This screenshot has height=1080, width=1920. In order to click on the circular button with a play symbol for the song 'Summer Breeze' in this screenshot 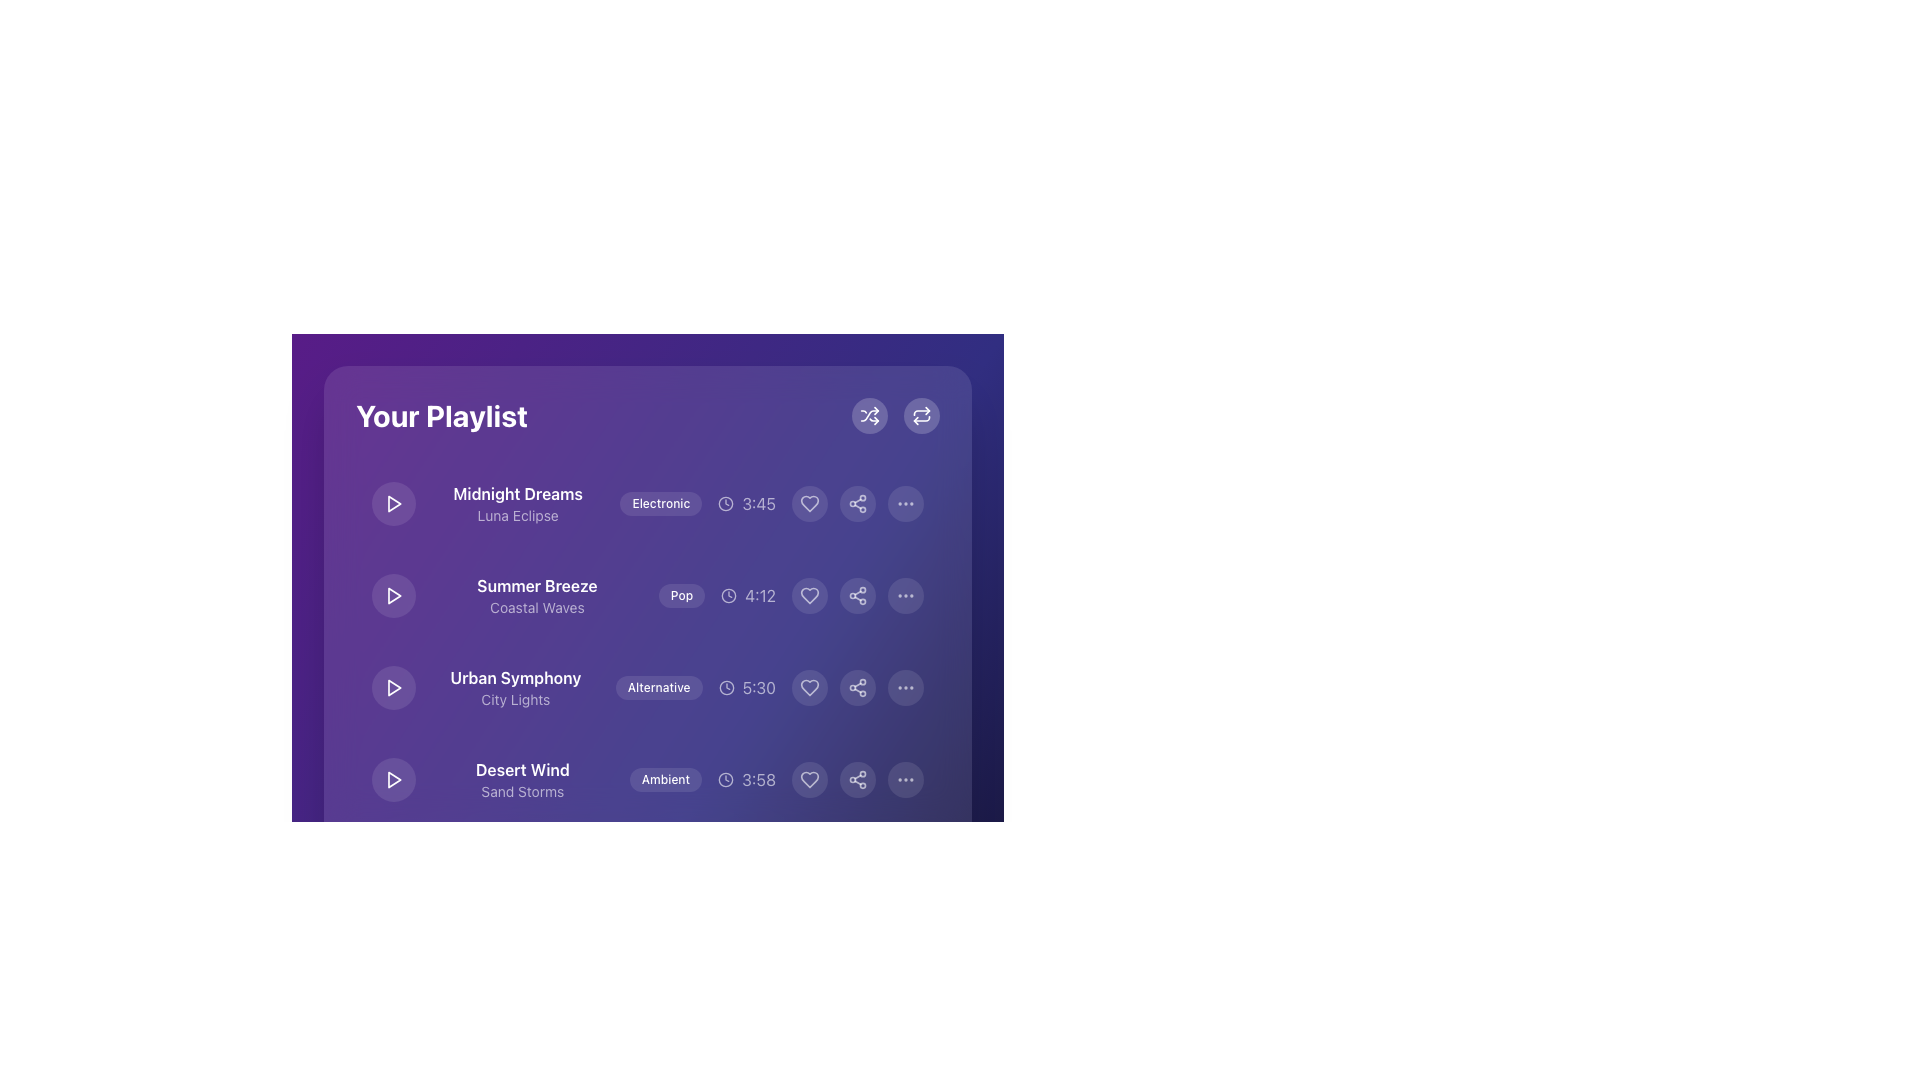, I will do `click(393, 595)`.